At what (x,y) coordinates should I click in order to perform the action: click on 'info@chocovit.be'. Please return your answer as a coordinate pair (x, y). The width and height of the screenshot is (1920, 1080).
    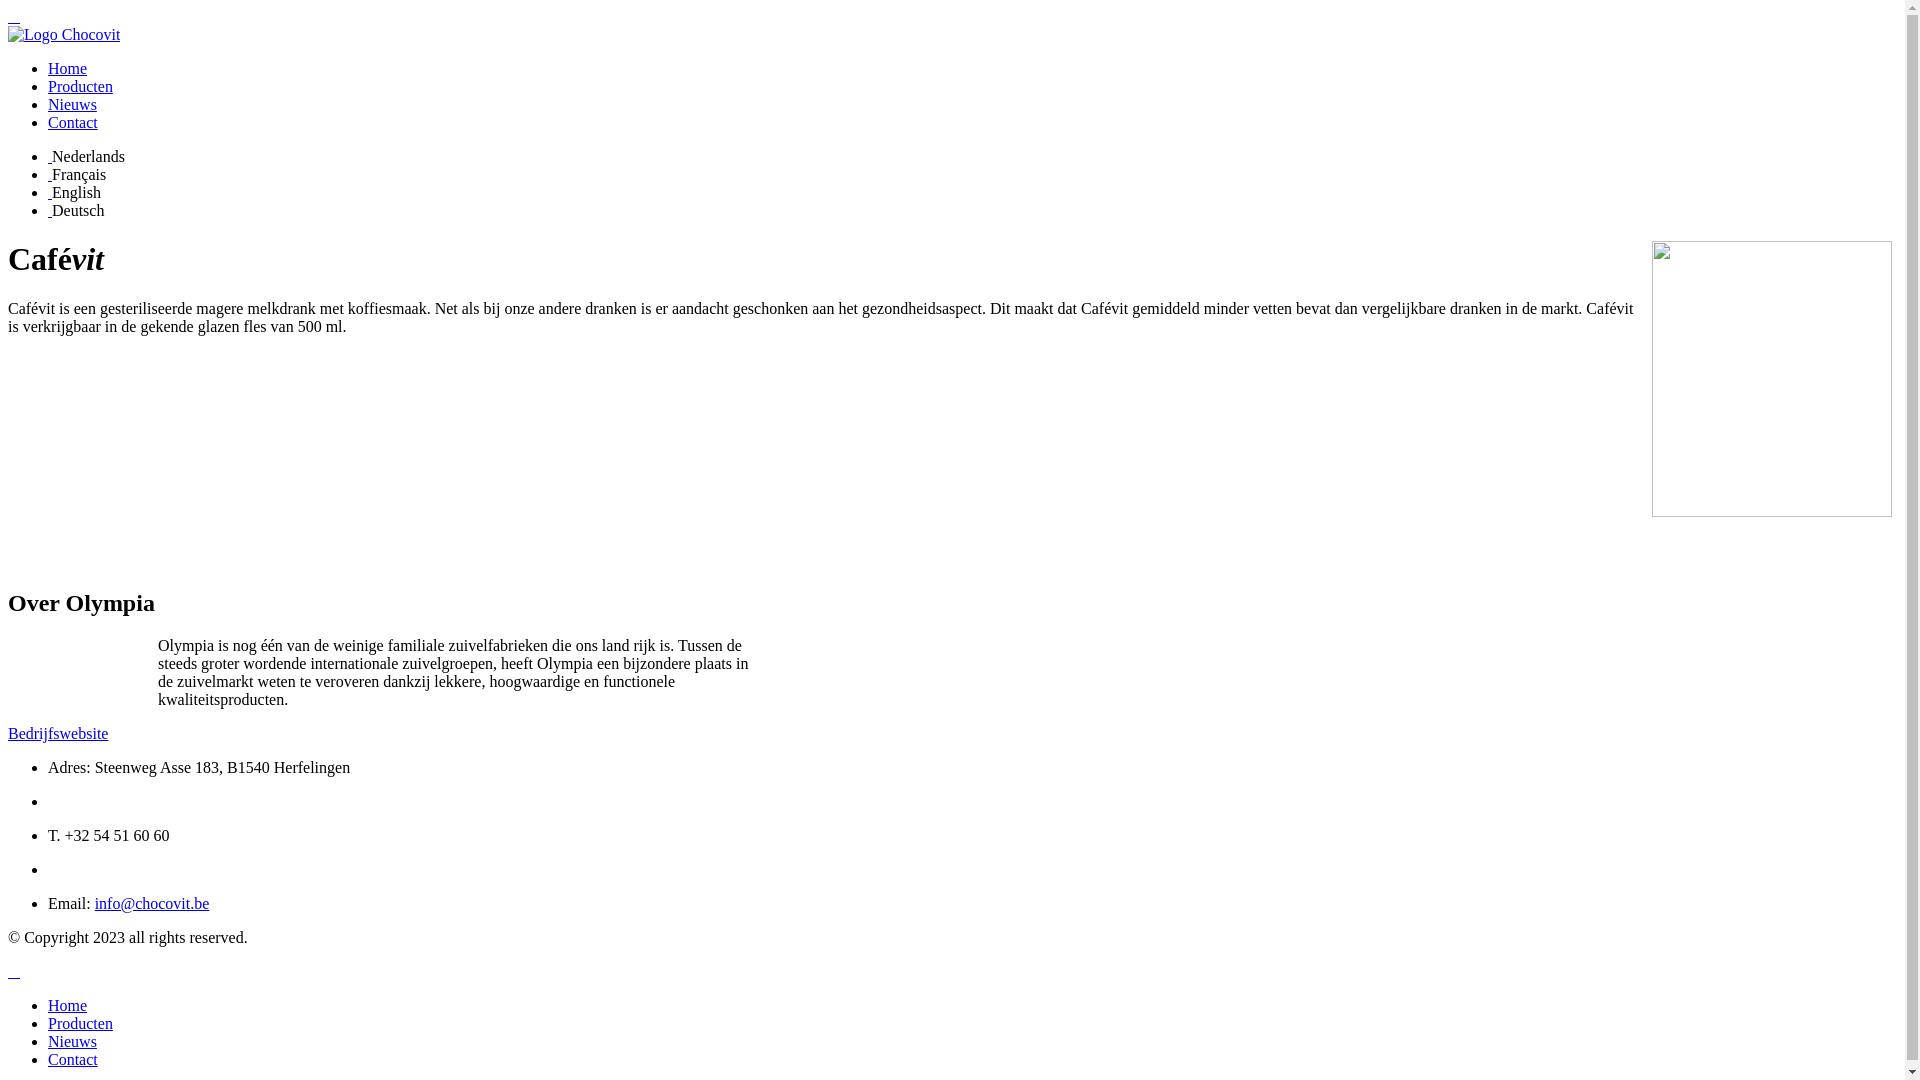
    Looking at the image, I should click on (94, 903).